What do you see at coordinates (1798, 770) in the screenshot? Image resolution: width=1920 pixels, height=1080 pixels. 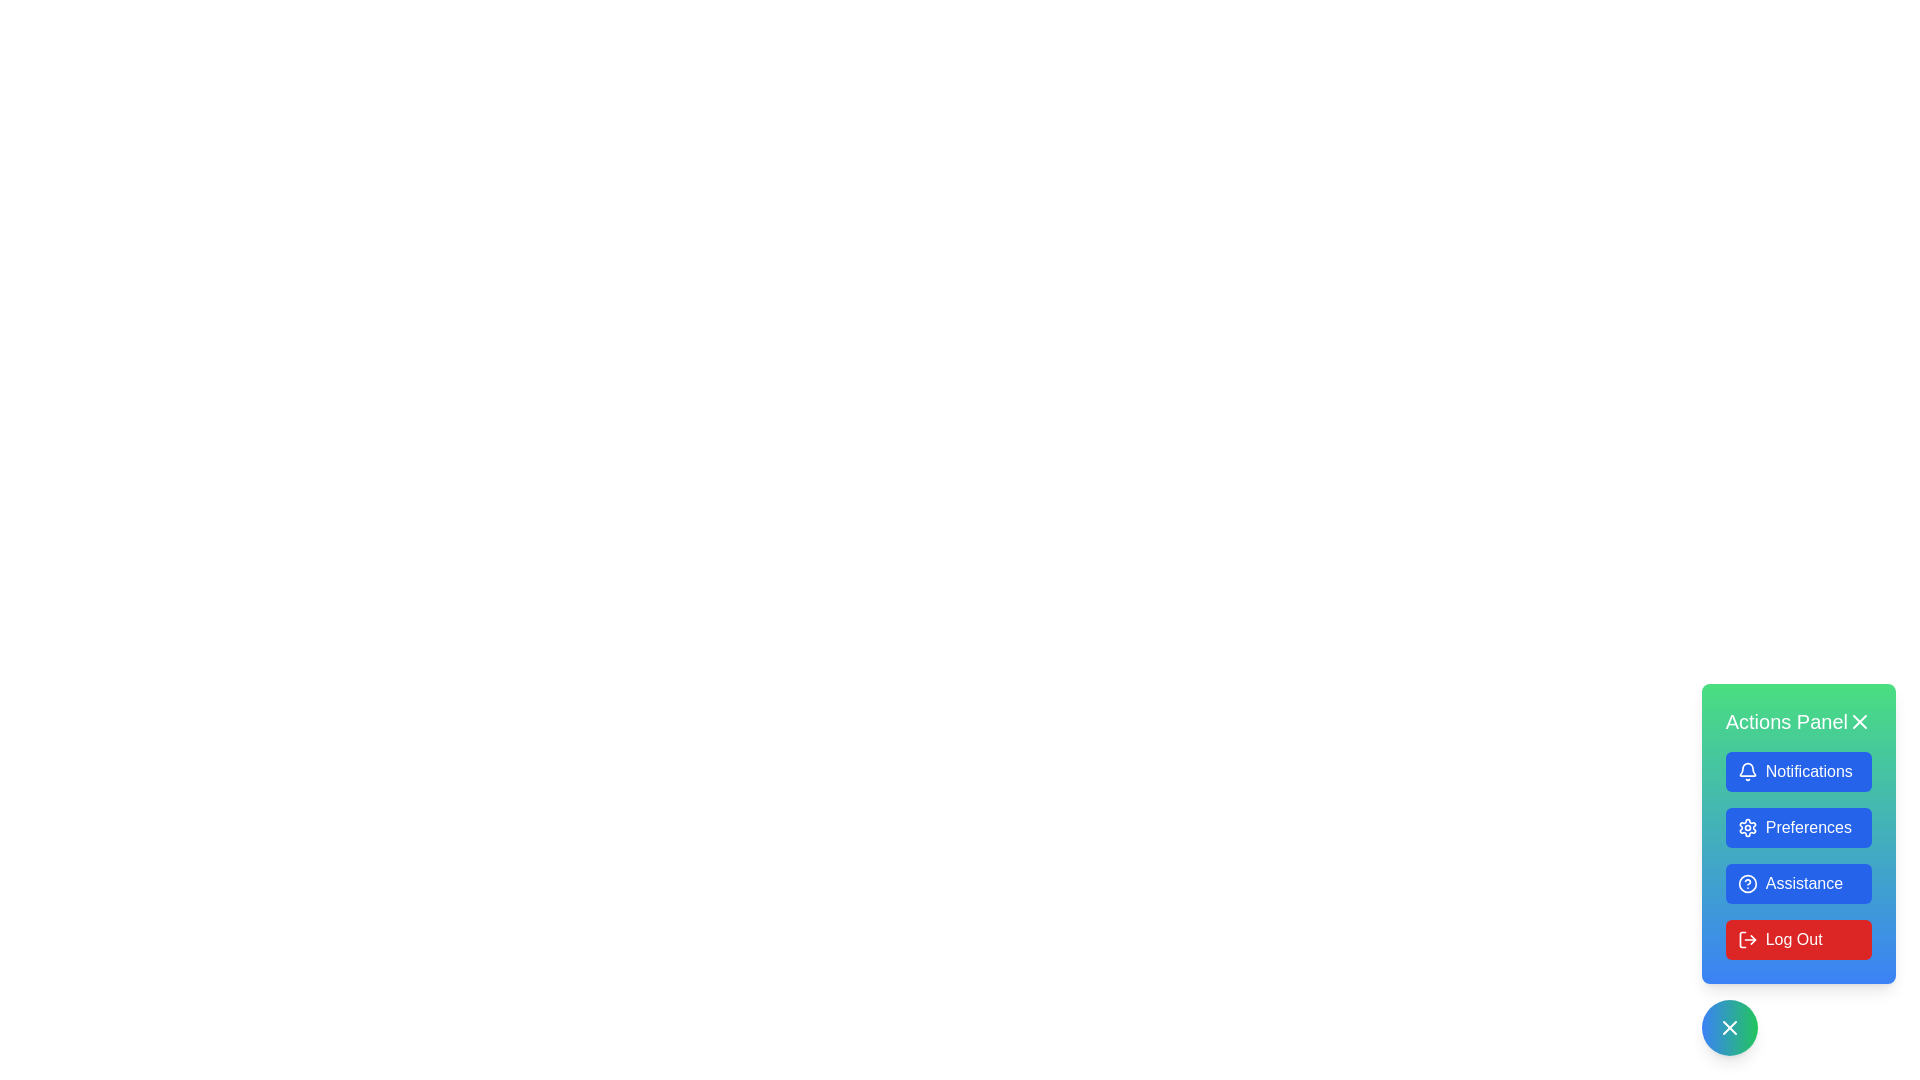 I see `the notification button located in the Actions Panel to potentially reveal additional information or a tooltip` at bounding box center [1798, 770].